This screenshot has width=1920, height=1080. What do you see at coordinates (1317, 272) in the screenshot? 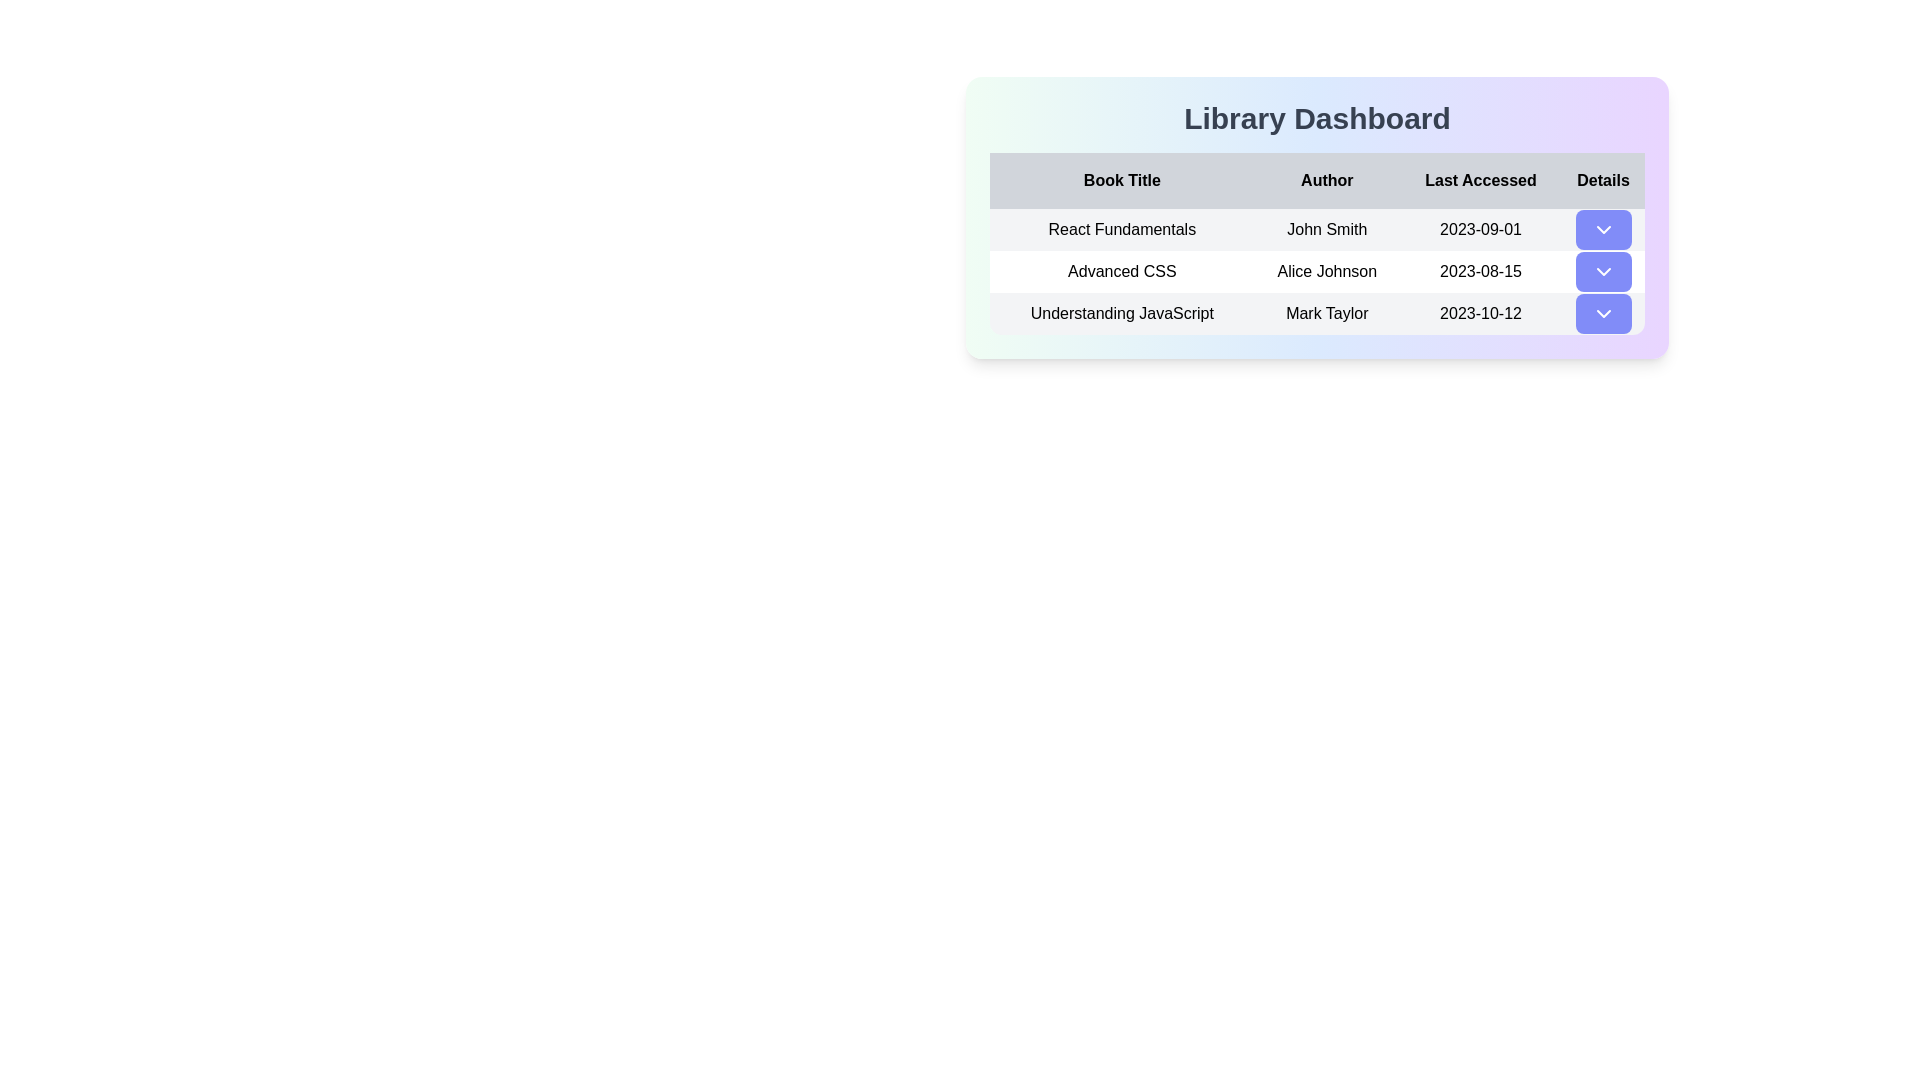
I see `the displayed information in the second row of the table for the book entry 'Advanced CSS' by 'Alice Johnson', which includes the date '2023-08-15' and a button with a blue background and a chevron-down icon` at bounding box center [1317, 272].